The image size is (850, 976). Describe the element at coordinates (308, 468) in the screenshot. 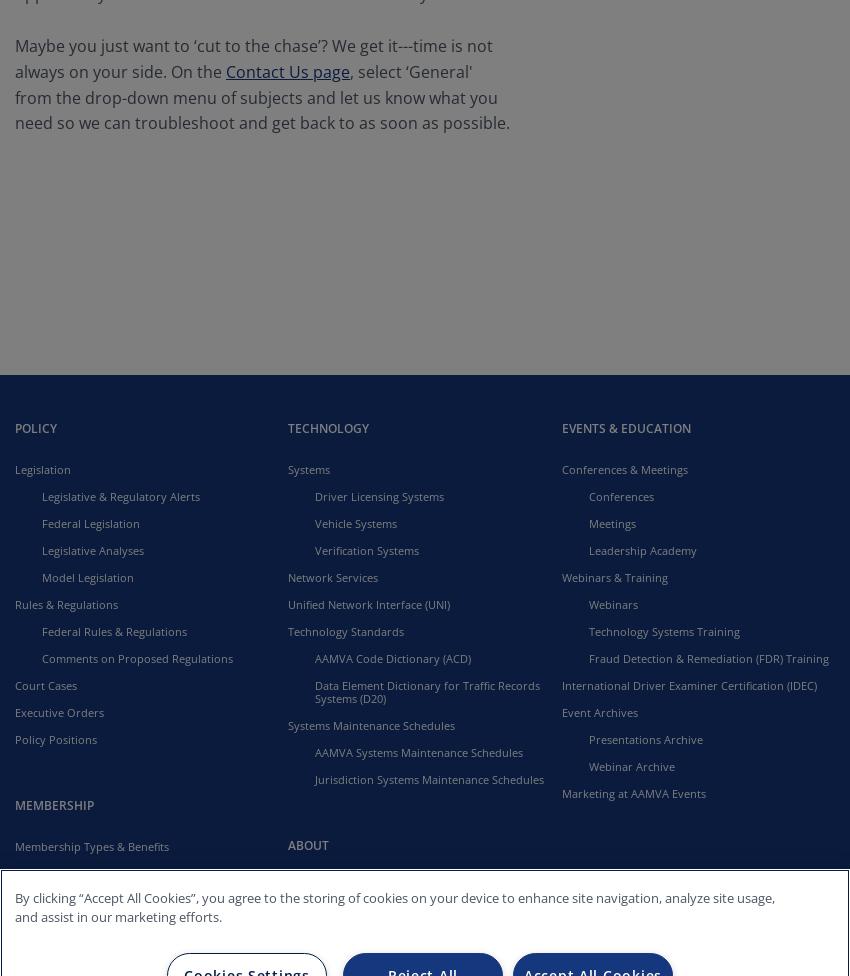

I see `'Systems'` at that location.